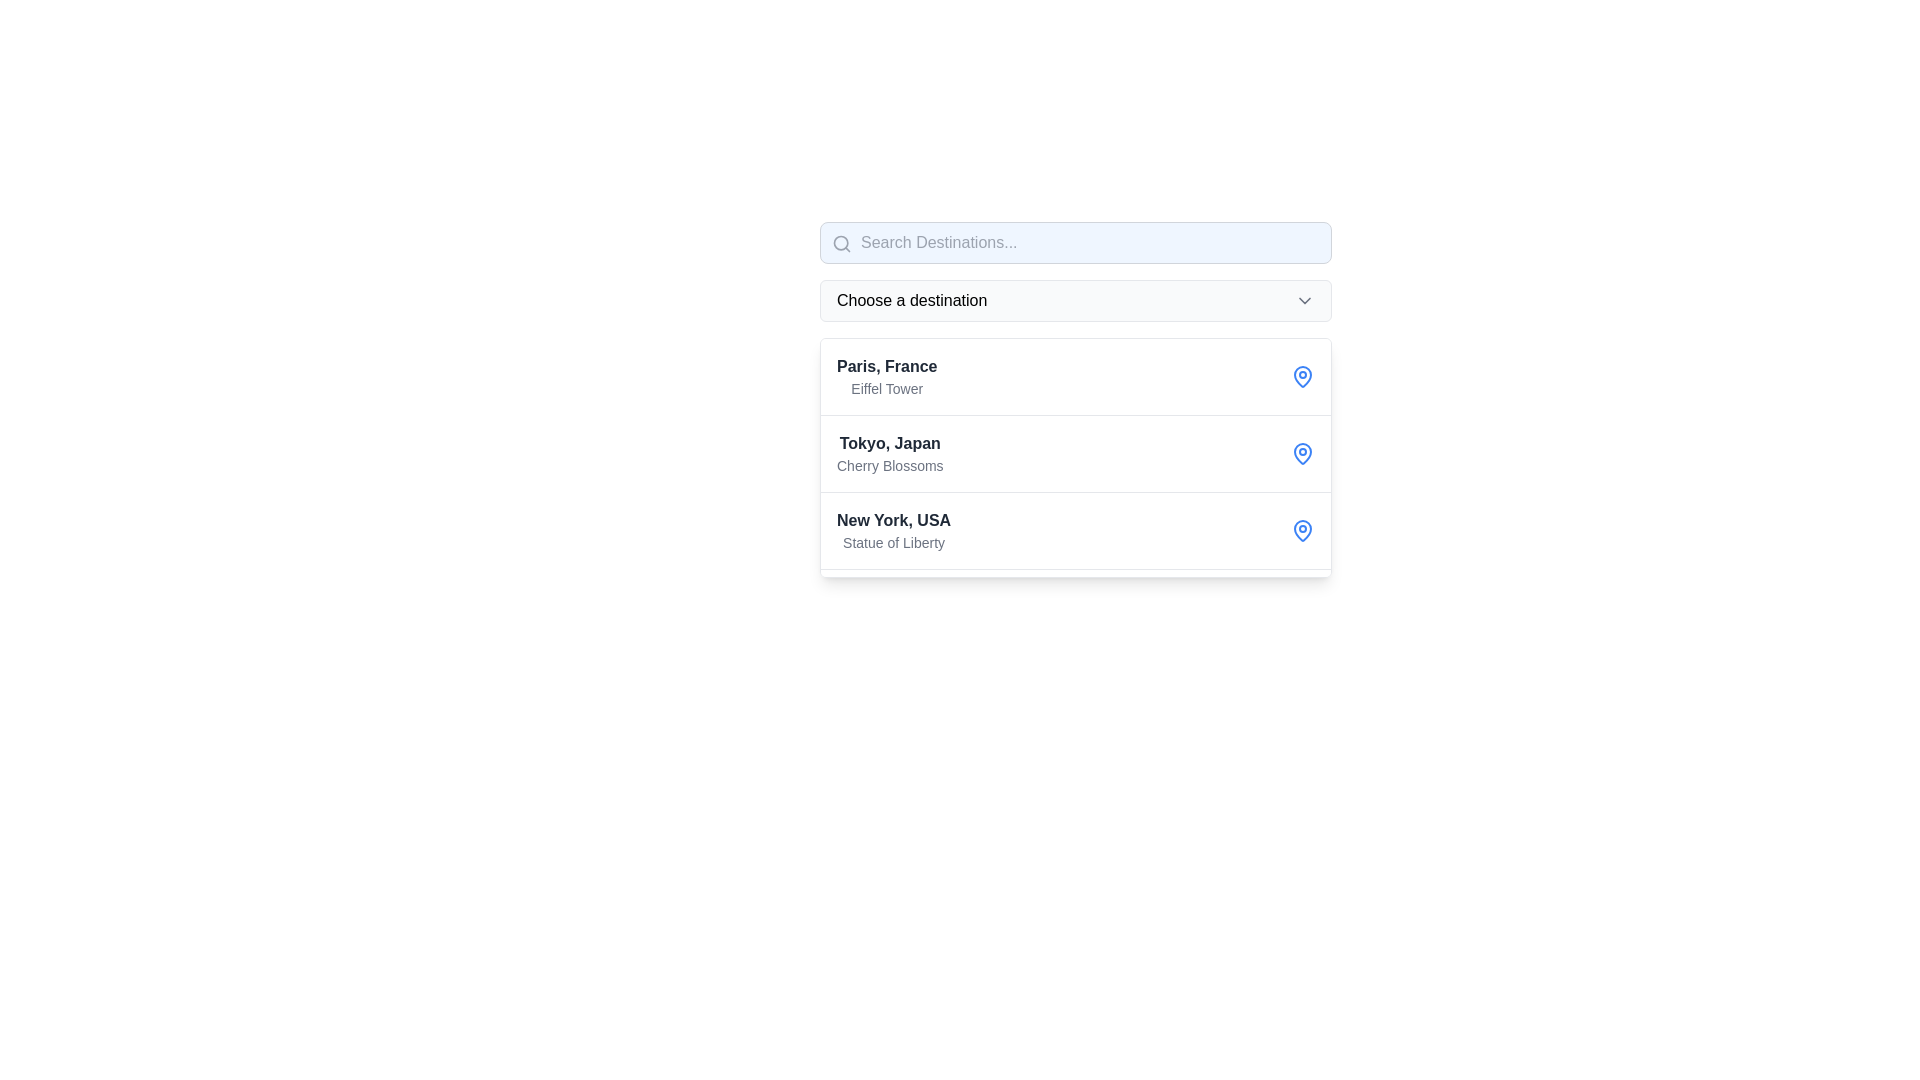 Image resolution: width=1920 pixels, height=1080 pixels. What do you see at coordinates (841, 242) in the screenshot?
I see `the decorative search icon adjacent to the 'Search Destinations...' input field, which serves as a visual cue for search functionality` at bounding box center [841, 242].